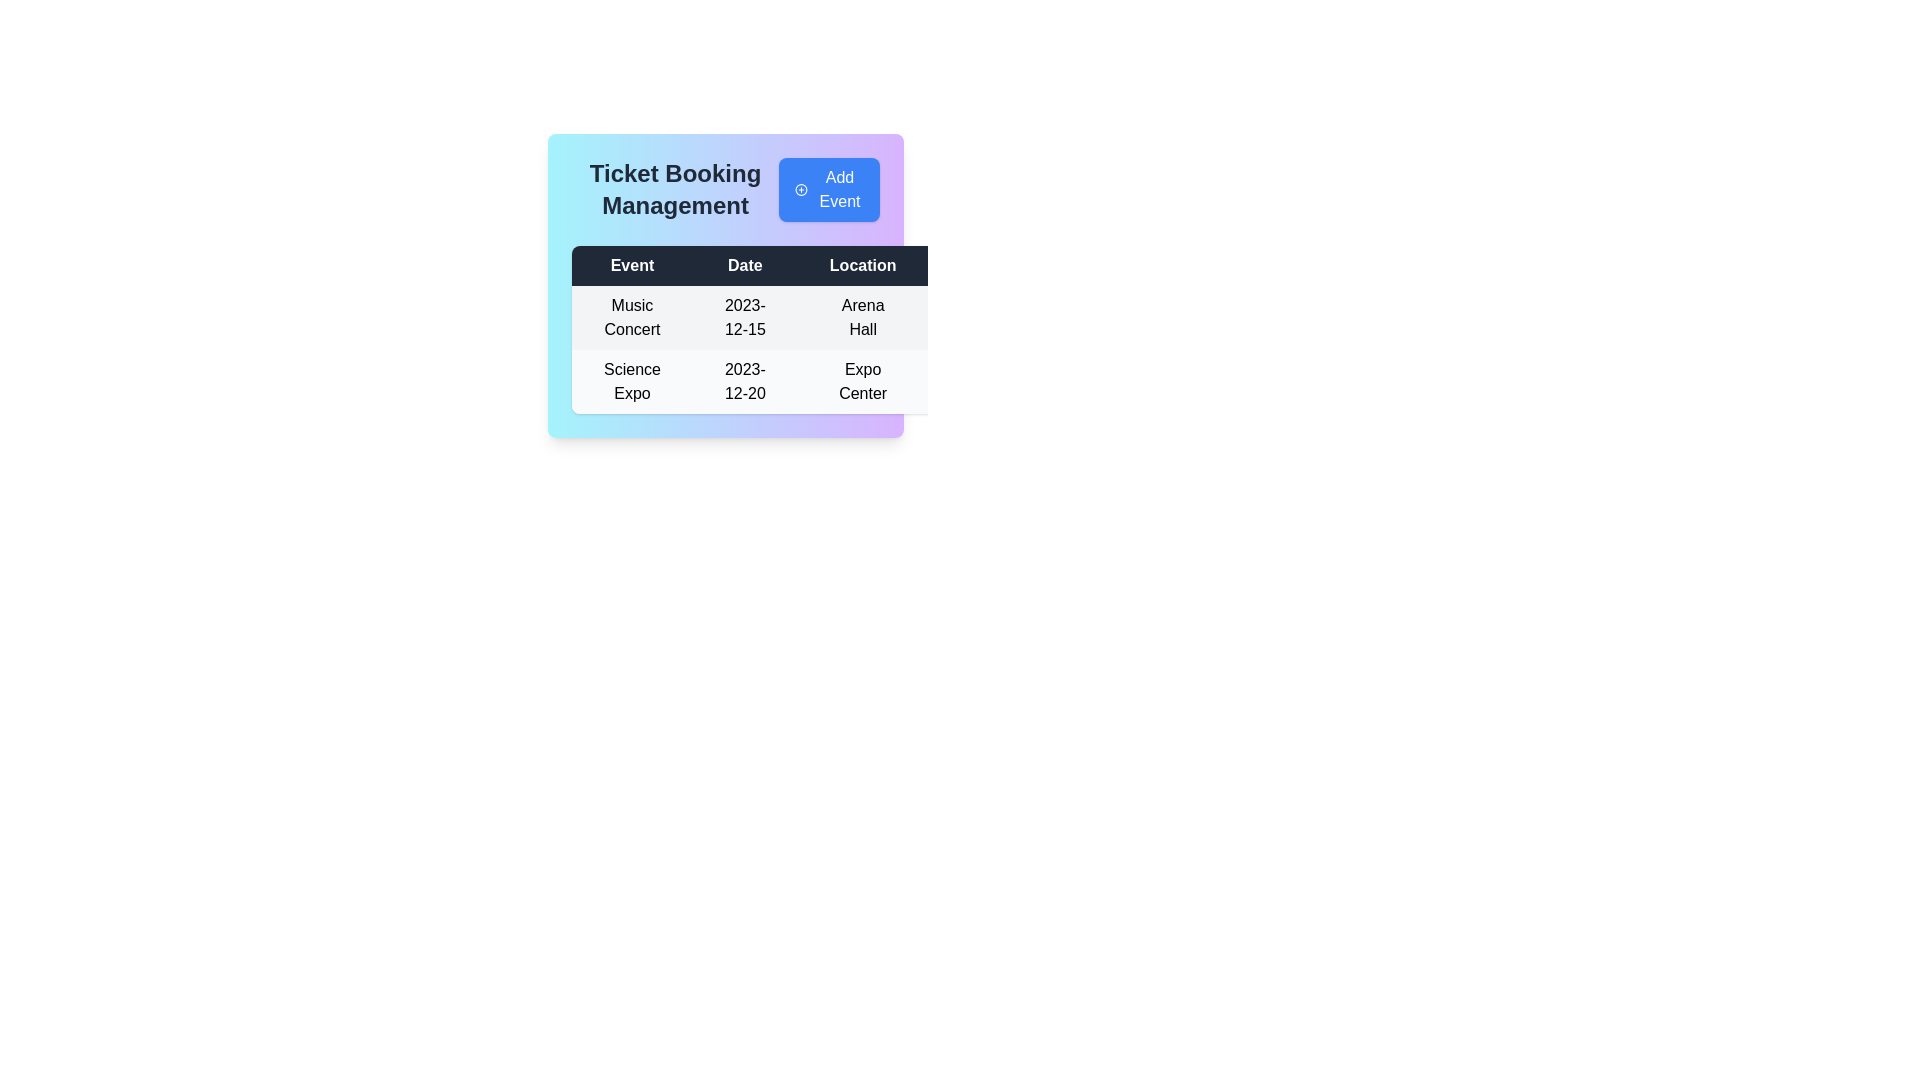  What do you see at coordinates (863, 316) in the screenshot?
I see `text value of the 'Arena Hall' label located in the third column under the 'Location' header in the 'Ticket Booking Management' table` at bounding box center [863, 316].